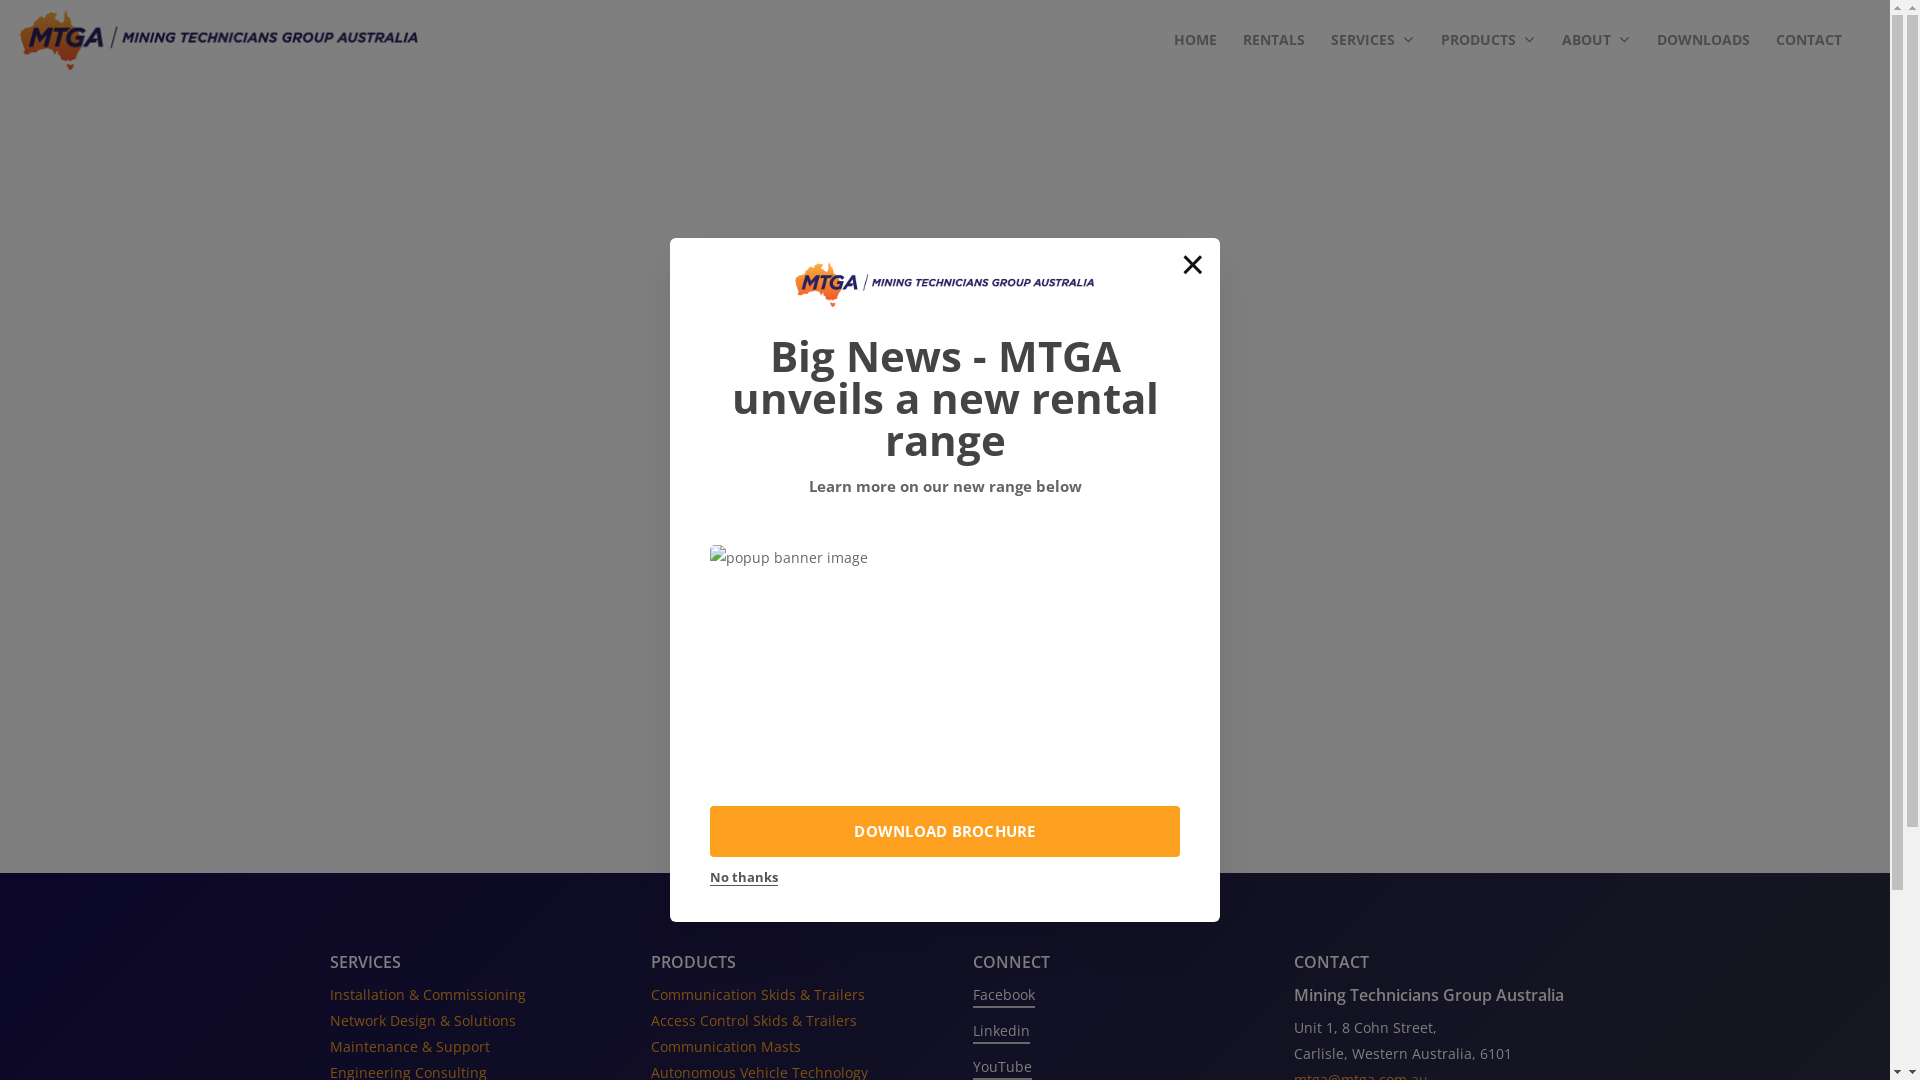 This screenshot has width=1920, height=1080. Describe the element at coordinates (1195, 39) in the screenshot. I see `'HOME'` at that location.